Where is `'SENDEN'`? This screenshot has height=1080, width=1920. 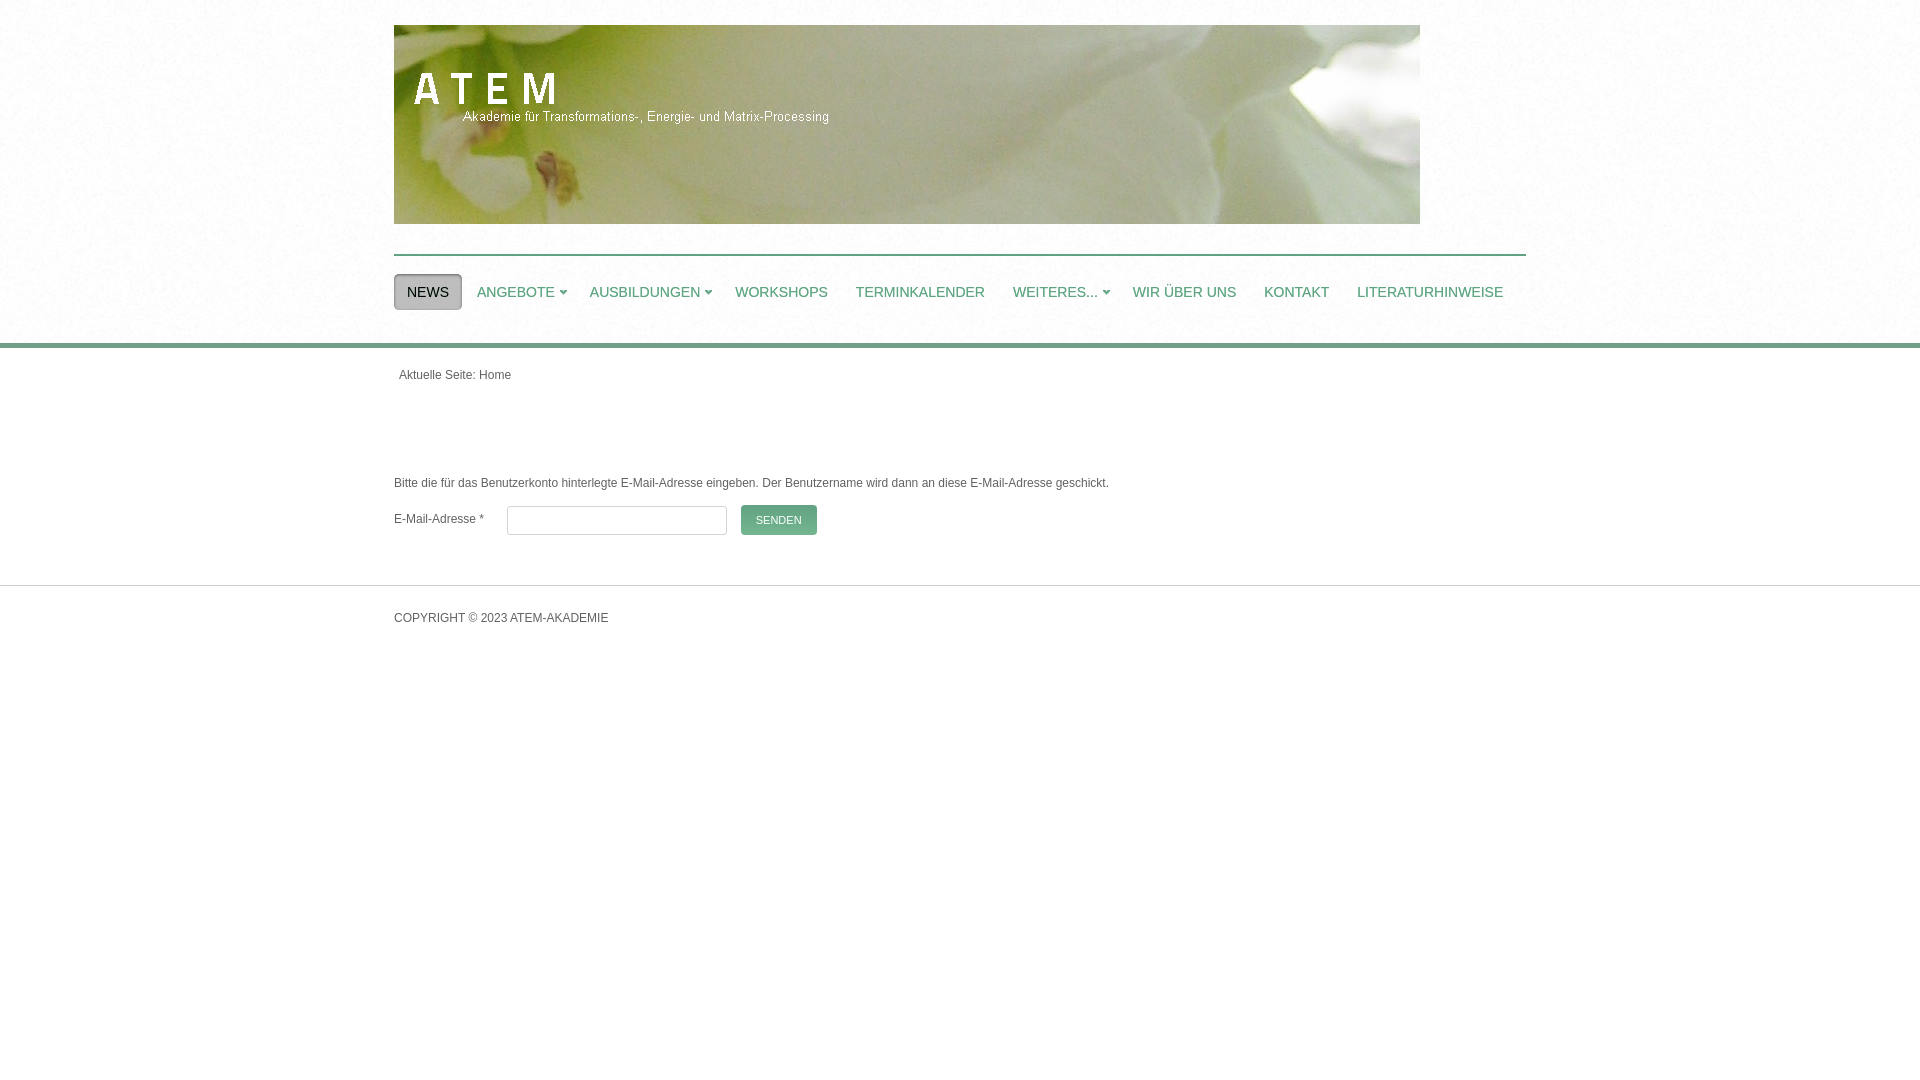 'SENDEN' is located at coordinates (777, 519).